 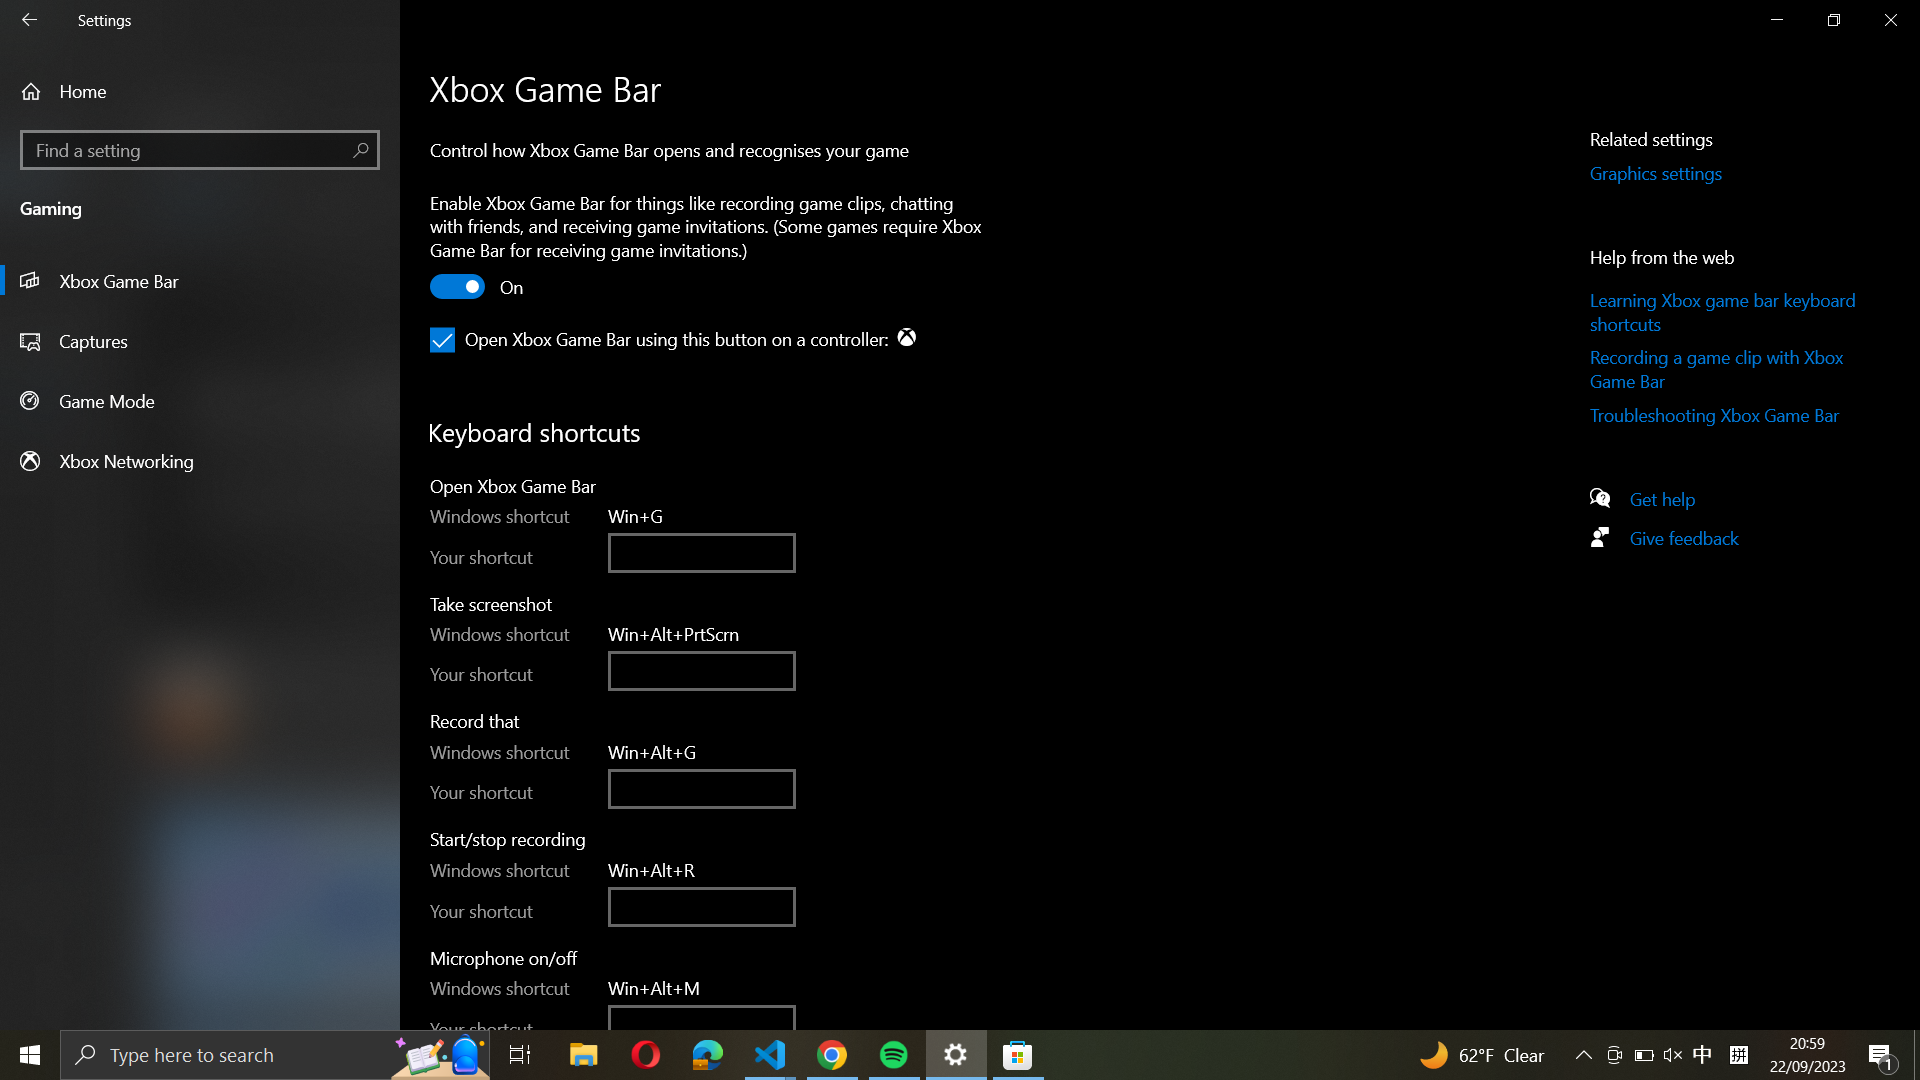 What do you see at coordinates (200, 460) in the screenshot?
I see `the Network settings of Xbox` at bounding box center [200, 460].